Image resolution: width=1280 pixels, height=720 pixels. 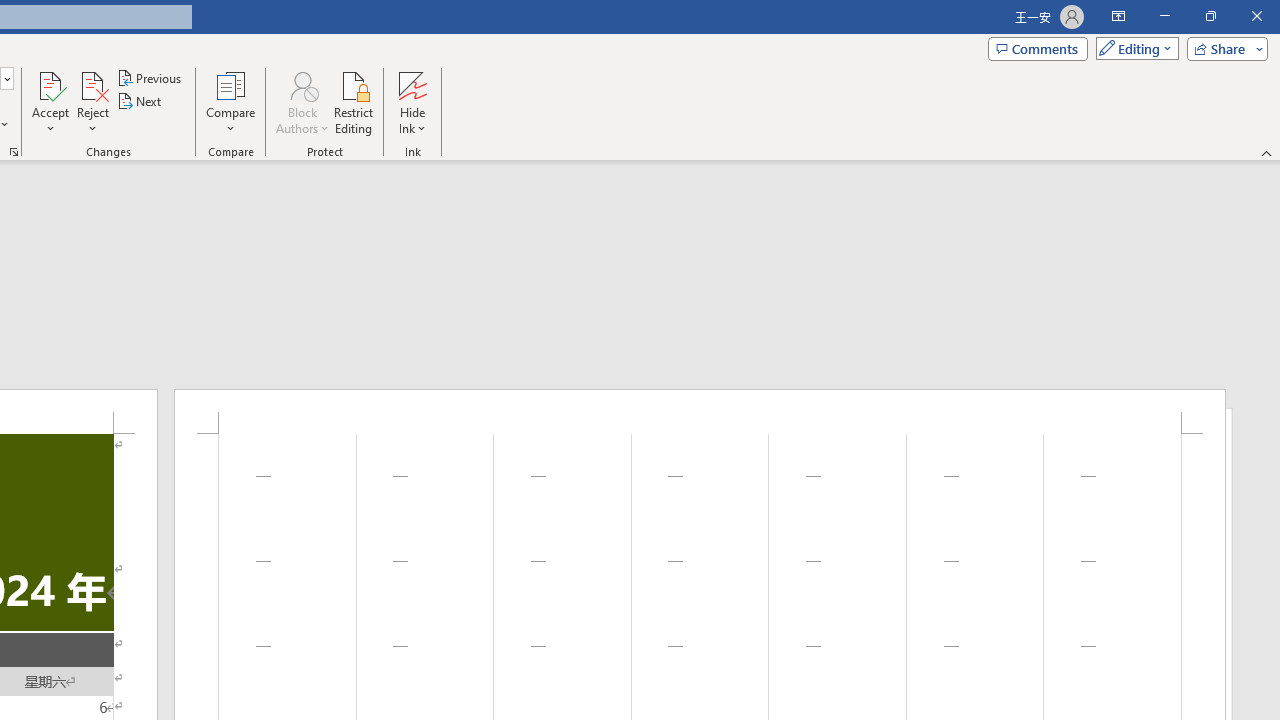 What do you see at coordinates (50, 84) in the screenshot?
I see `'Accept and Move to Next'` at bounding box center [50, 84].